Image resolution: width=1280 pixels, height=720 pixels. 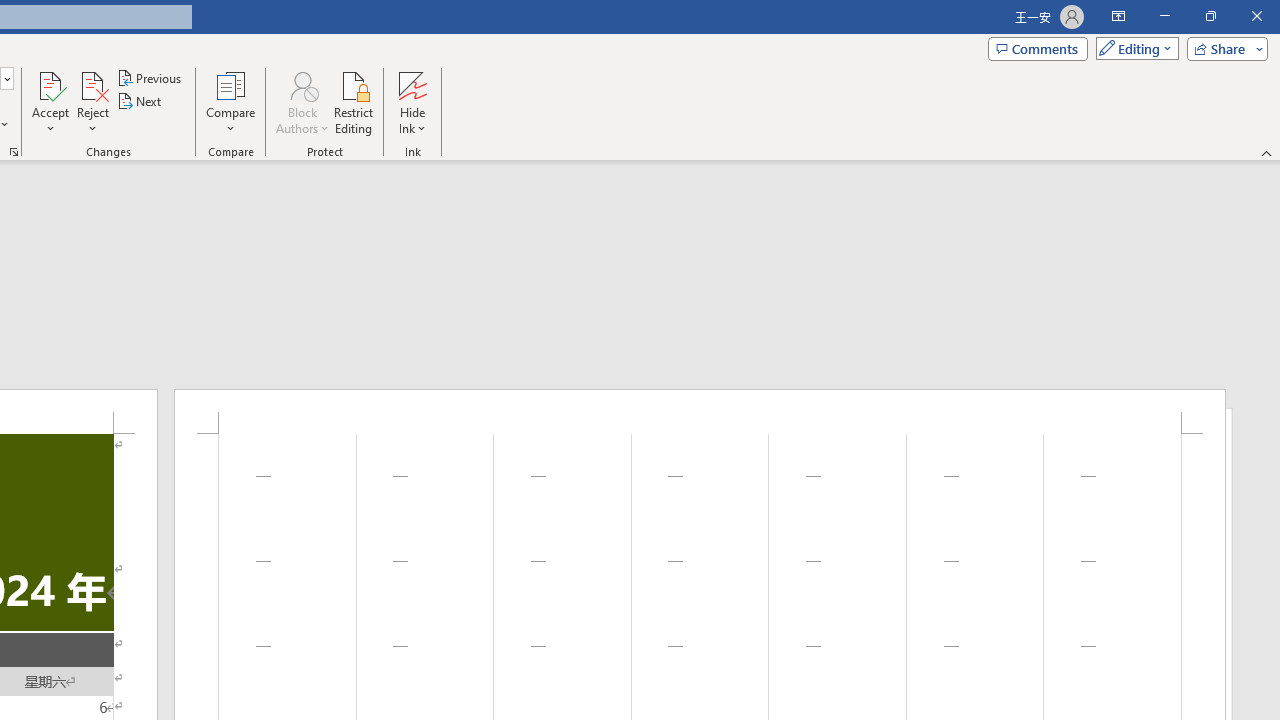 What do you see at coordinates (50, 84) in the screenshot?
I see `'Accept and Move to Next'` at bounding box center [50, 84].